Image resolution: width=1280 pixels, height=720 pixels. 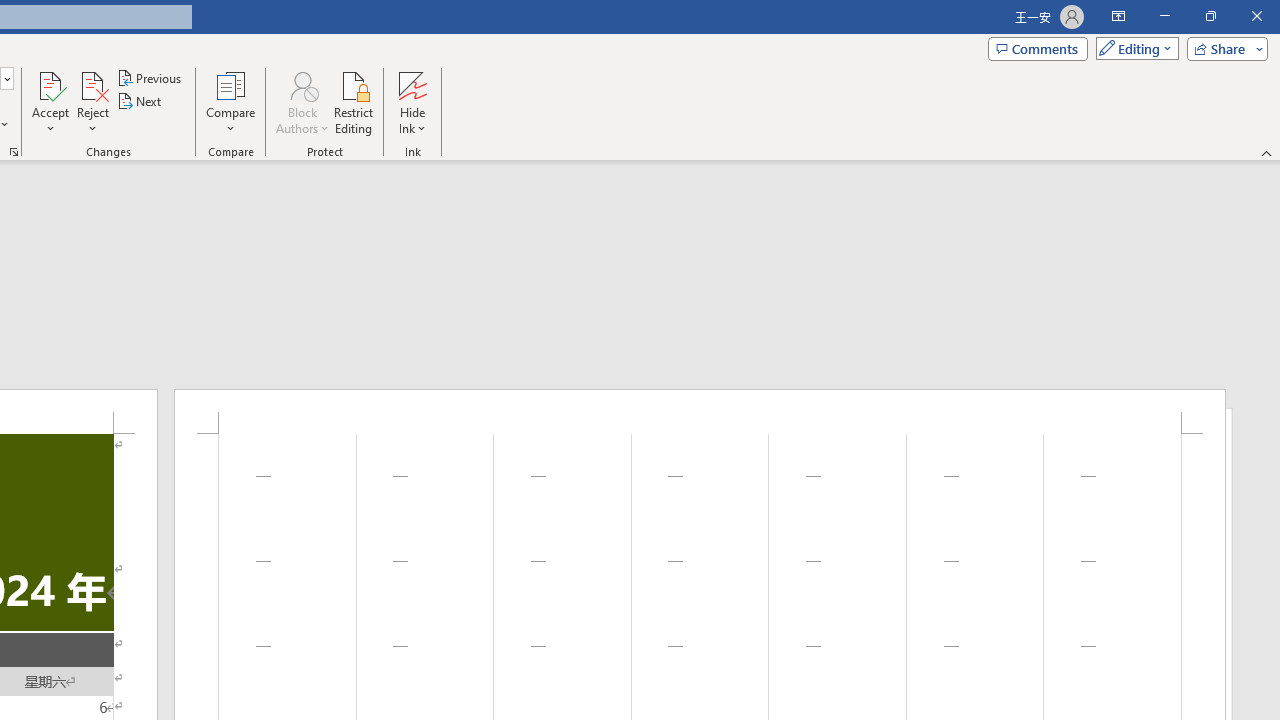 What do you see at coordinates (50, 84) in the screenshot?
I see `'Accept and Move to Next'` at bounding box center [50, 84].